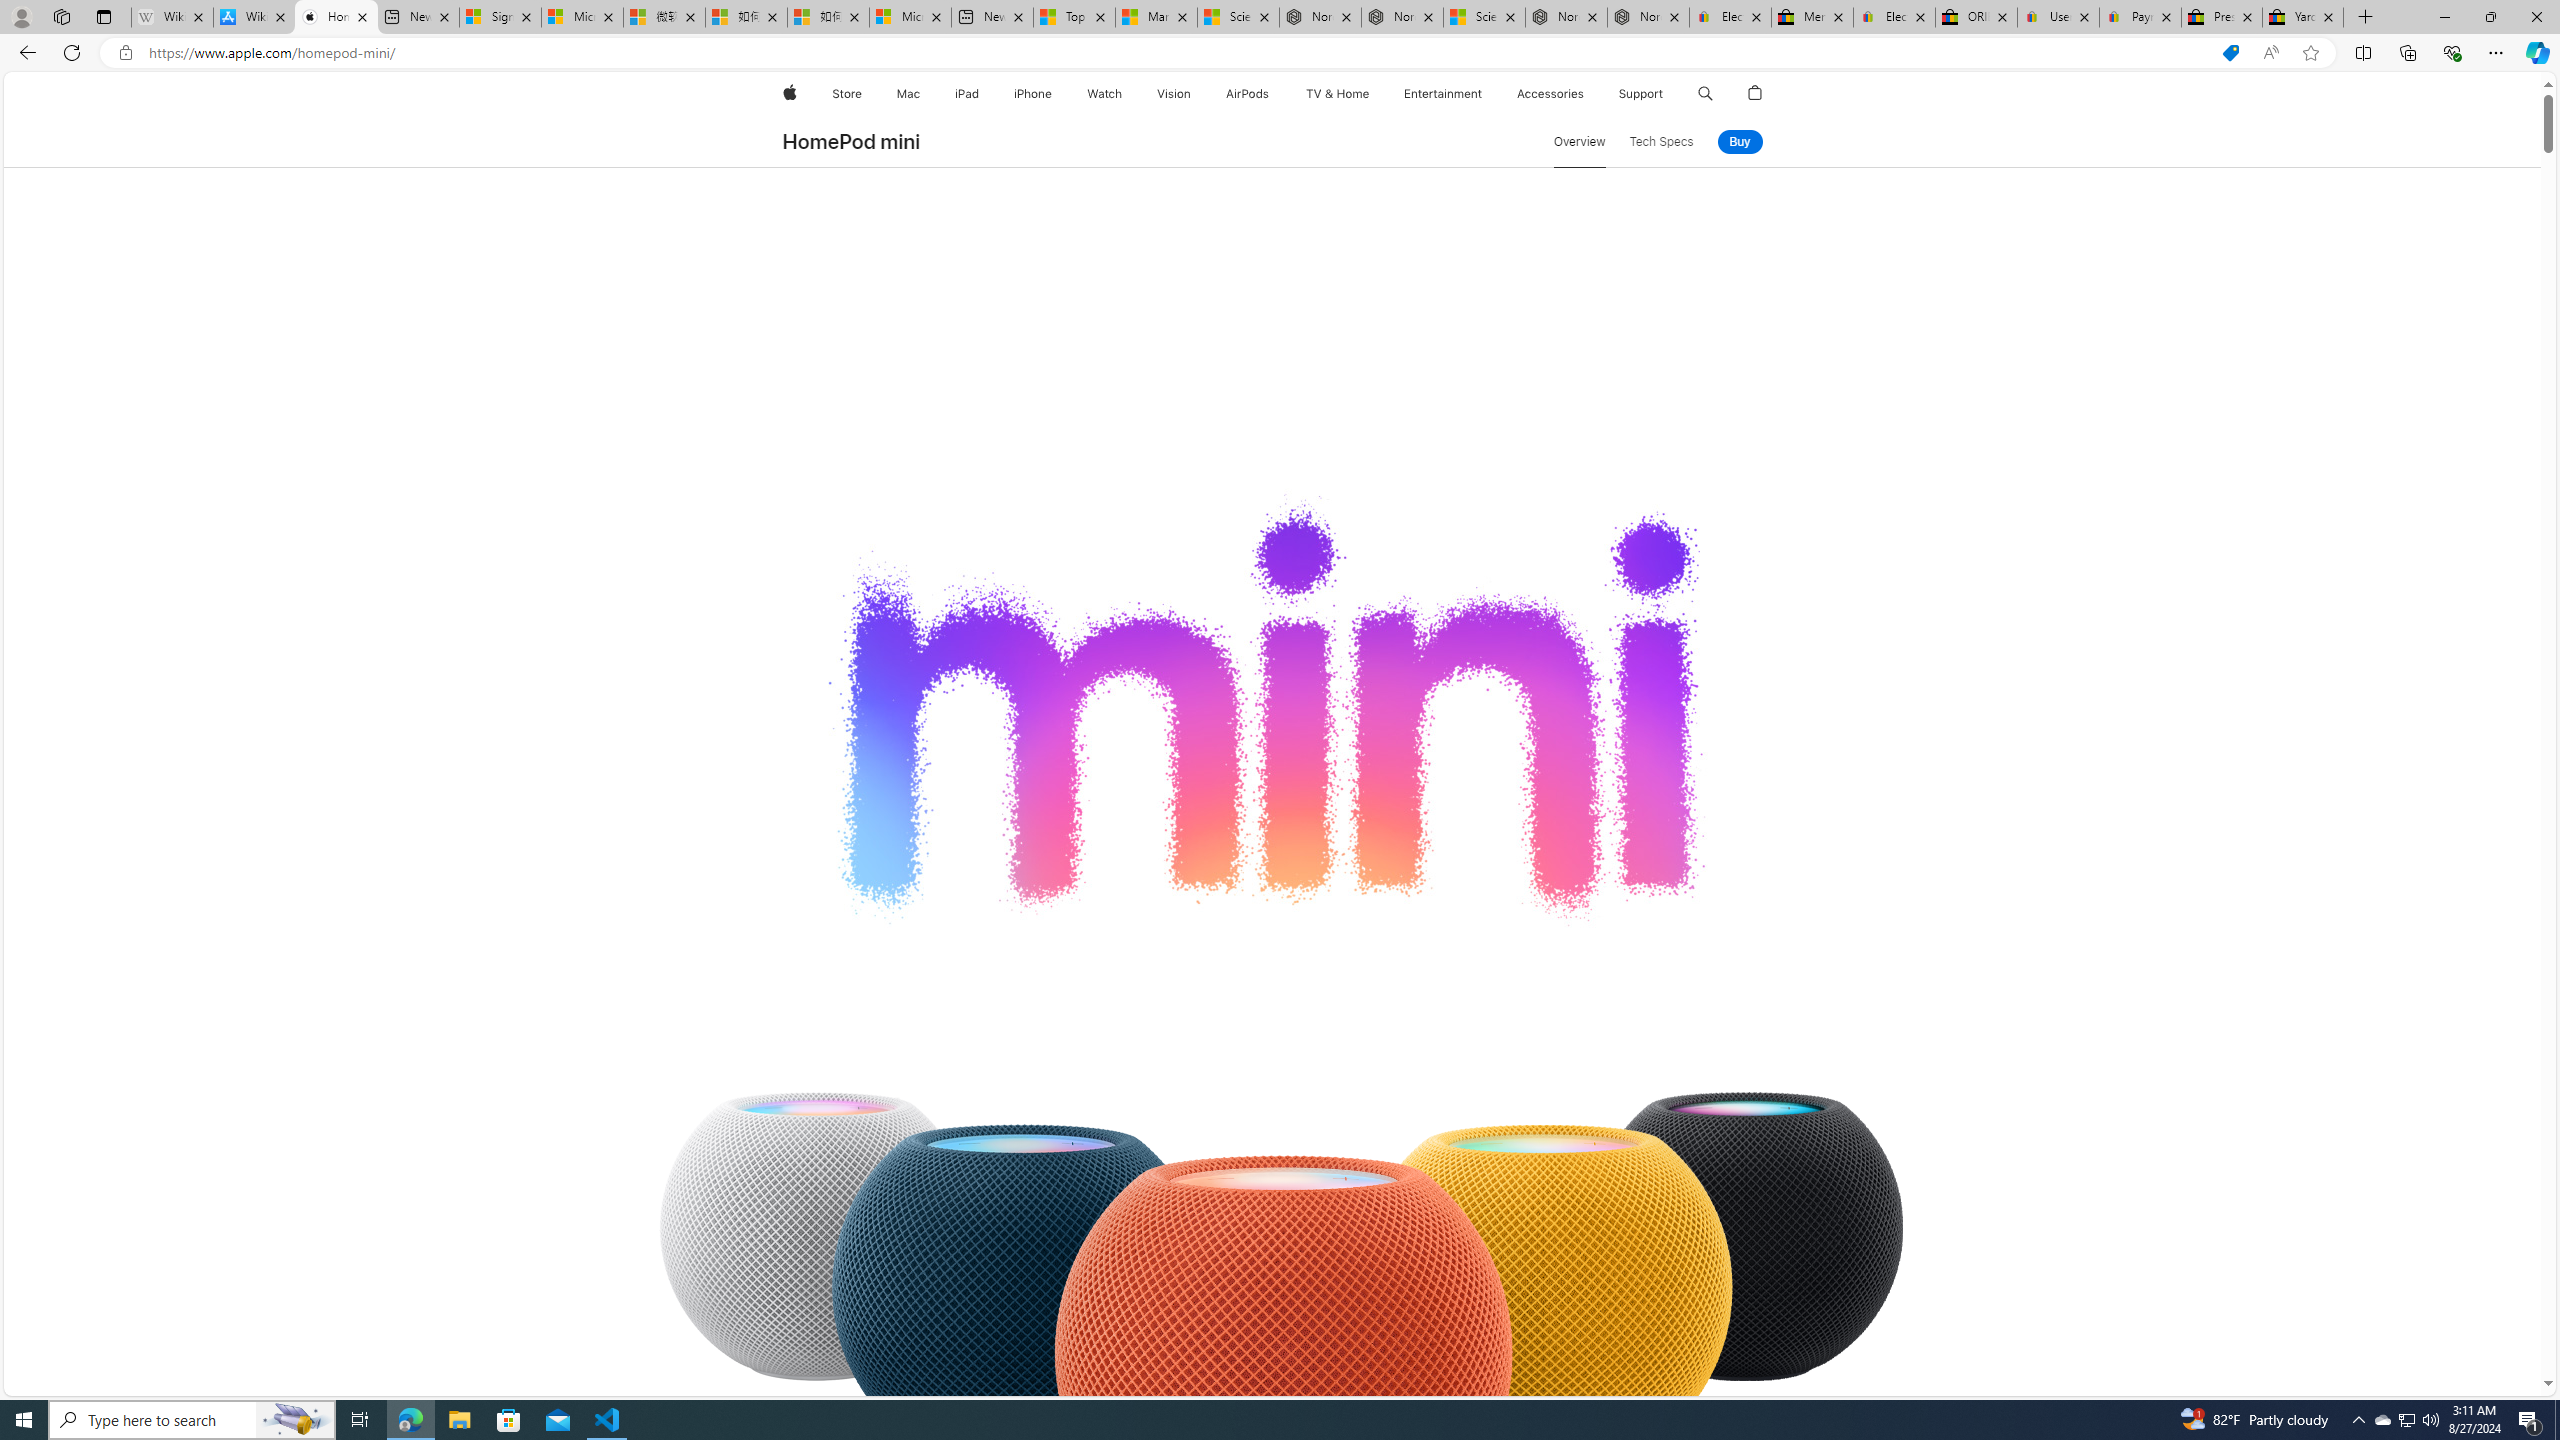  What do you see at coordinates (1126, 93) in the screenshot?
I see `'Watch menu'` at bounding box center [1126, 93].